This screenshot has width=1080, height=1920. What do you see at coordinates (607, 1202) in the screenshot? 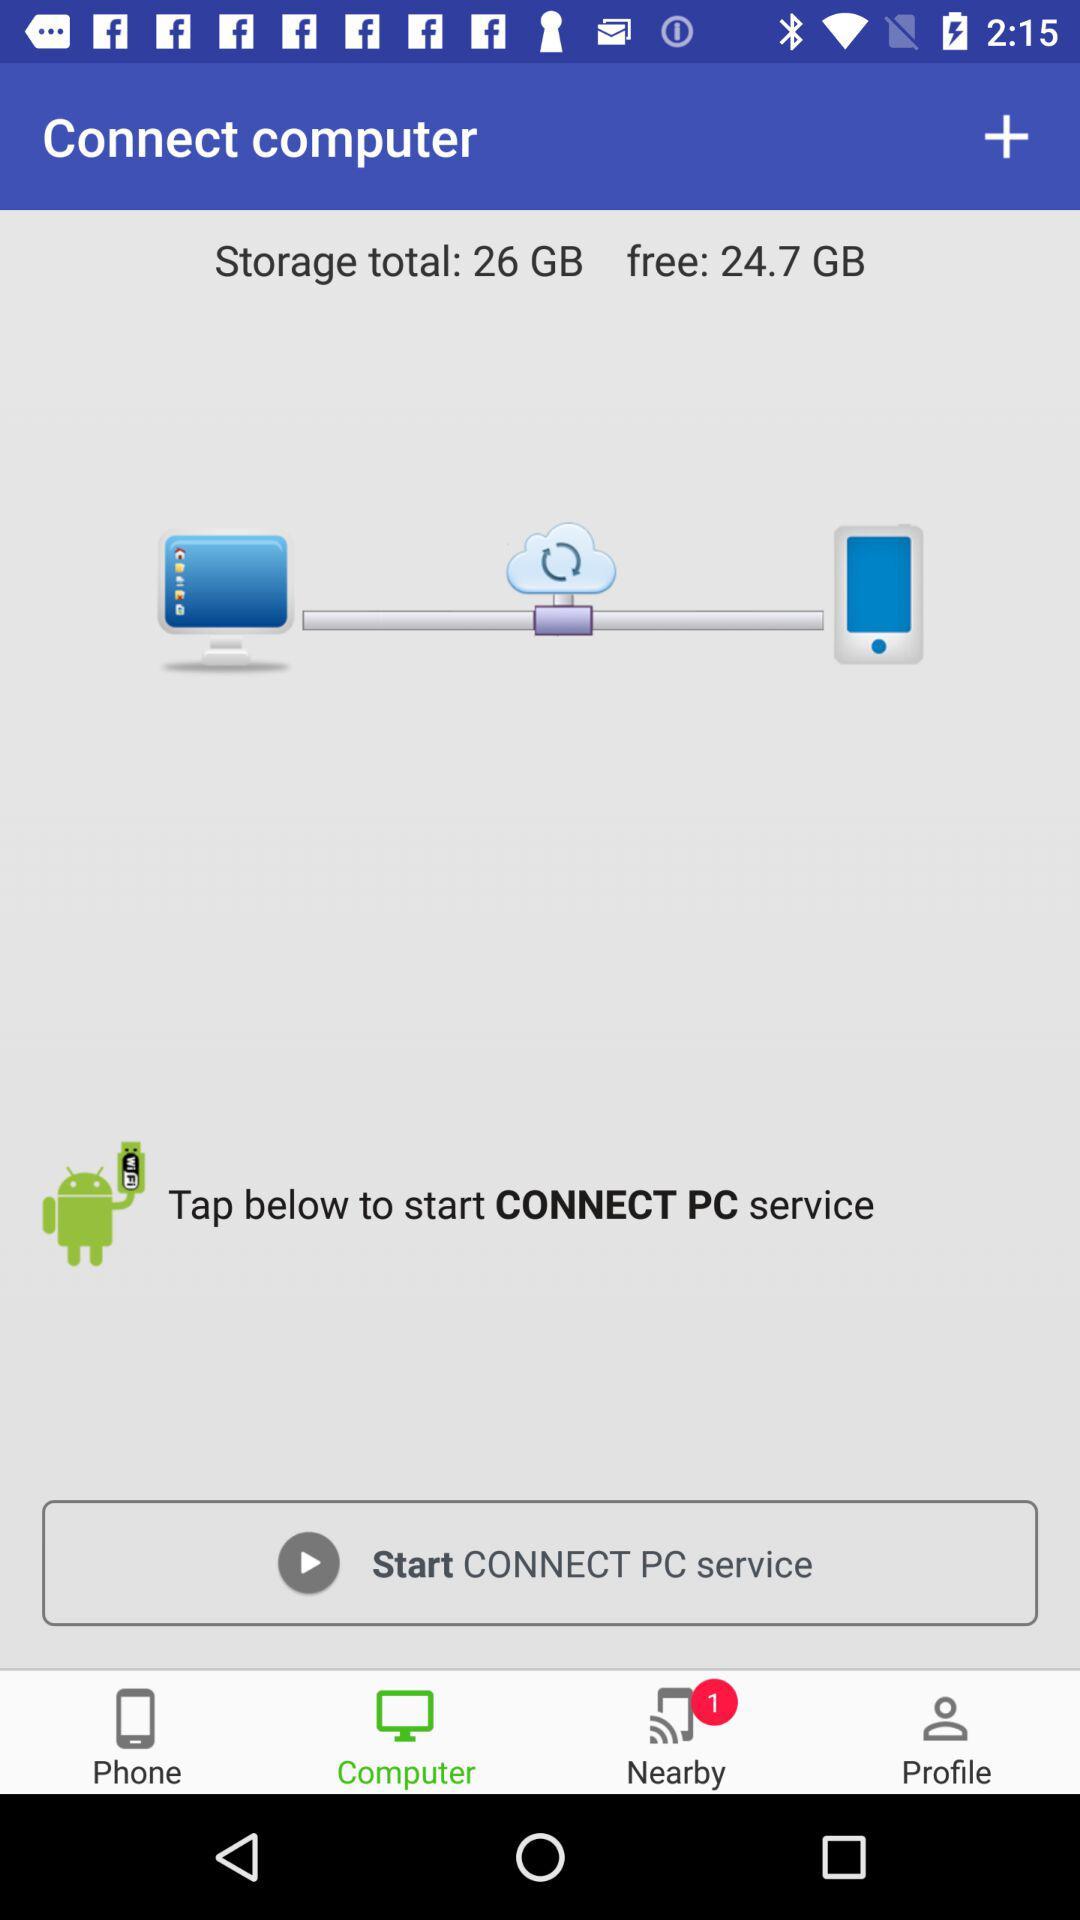
I see `tap below to item` at bounding box center [607, 1202].